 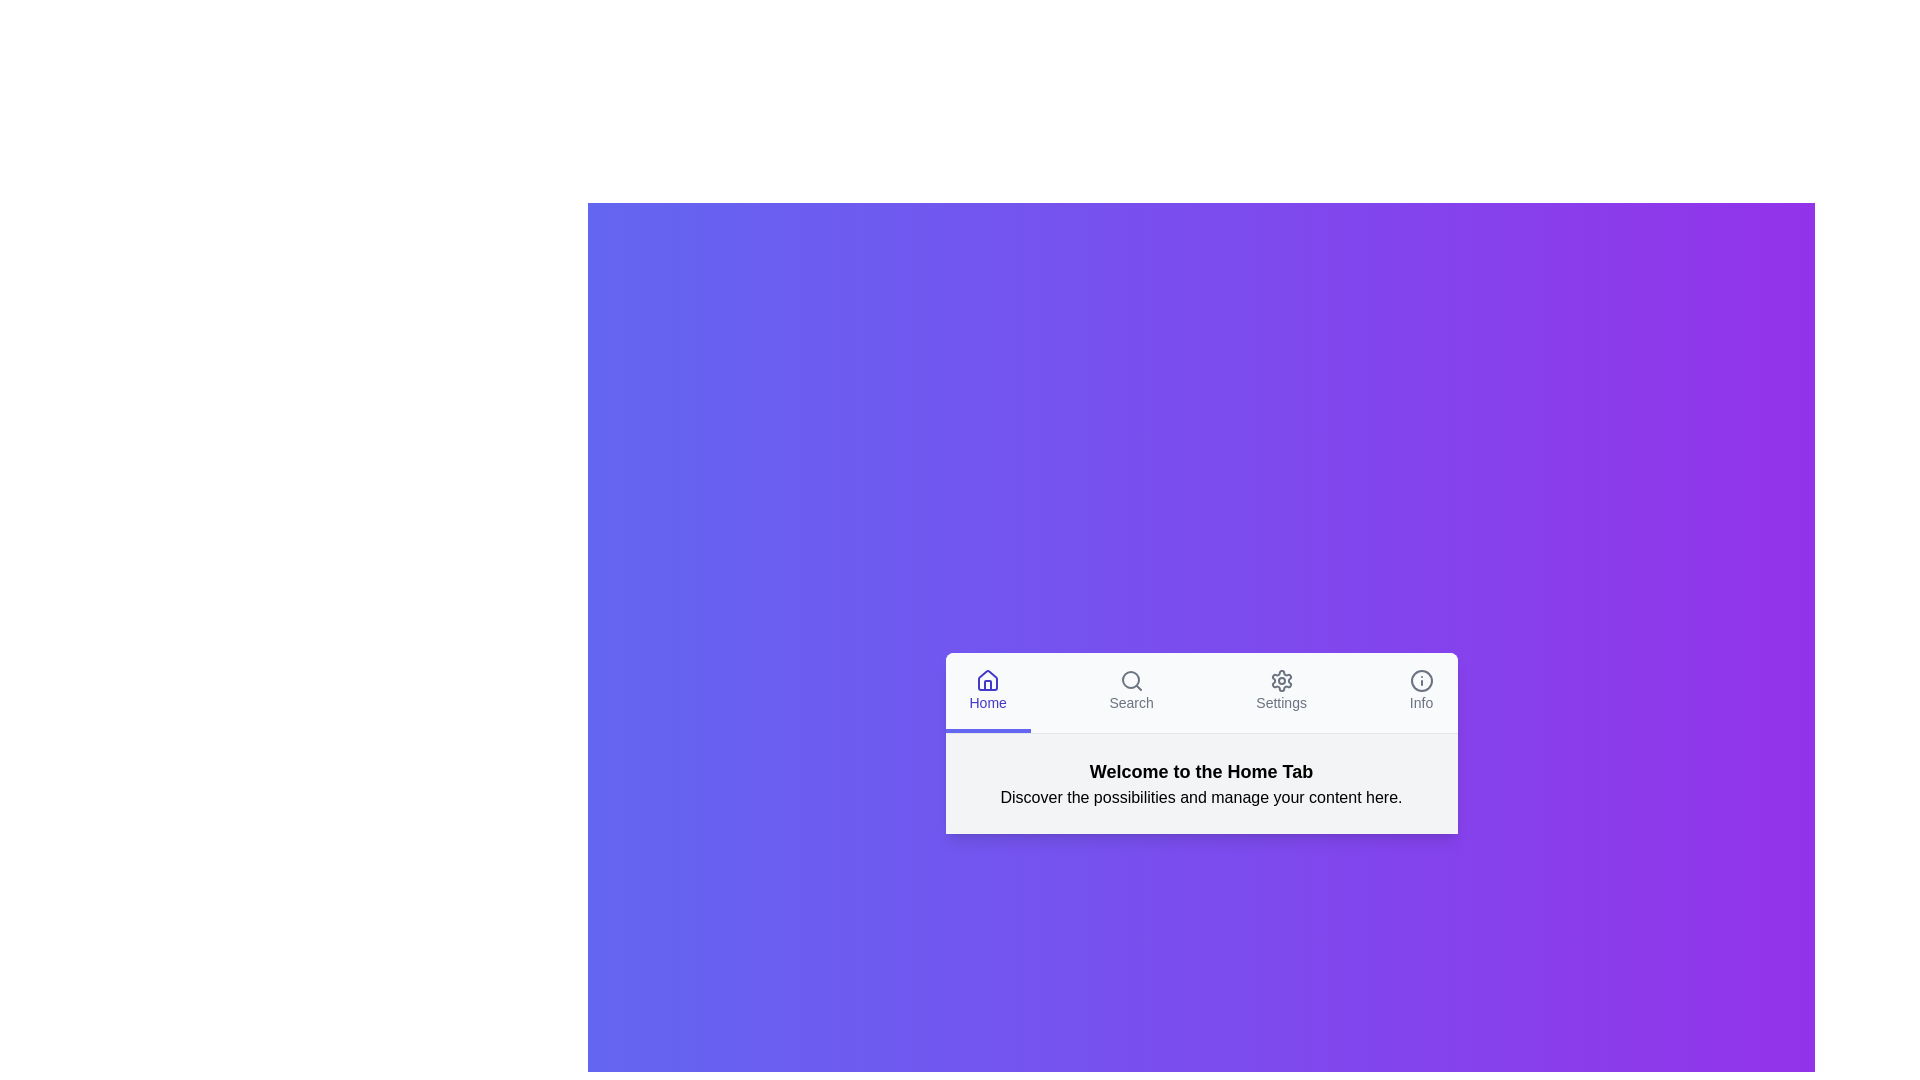 What do you see at coordinates (1420, 701) in the screenshot?
I see `the 'Info' text label element located at the far right of the navigational bar, styled with a gray color and sans-serif font` at bounding box center [1420, 701].